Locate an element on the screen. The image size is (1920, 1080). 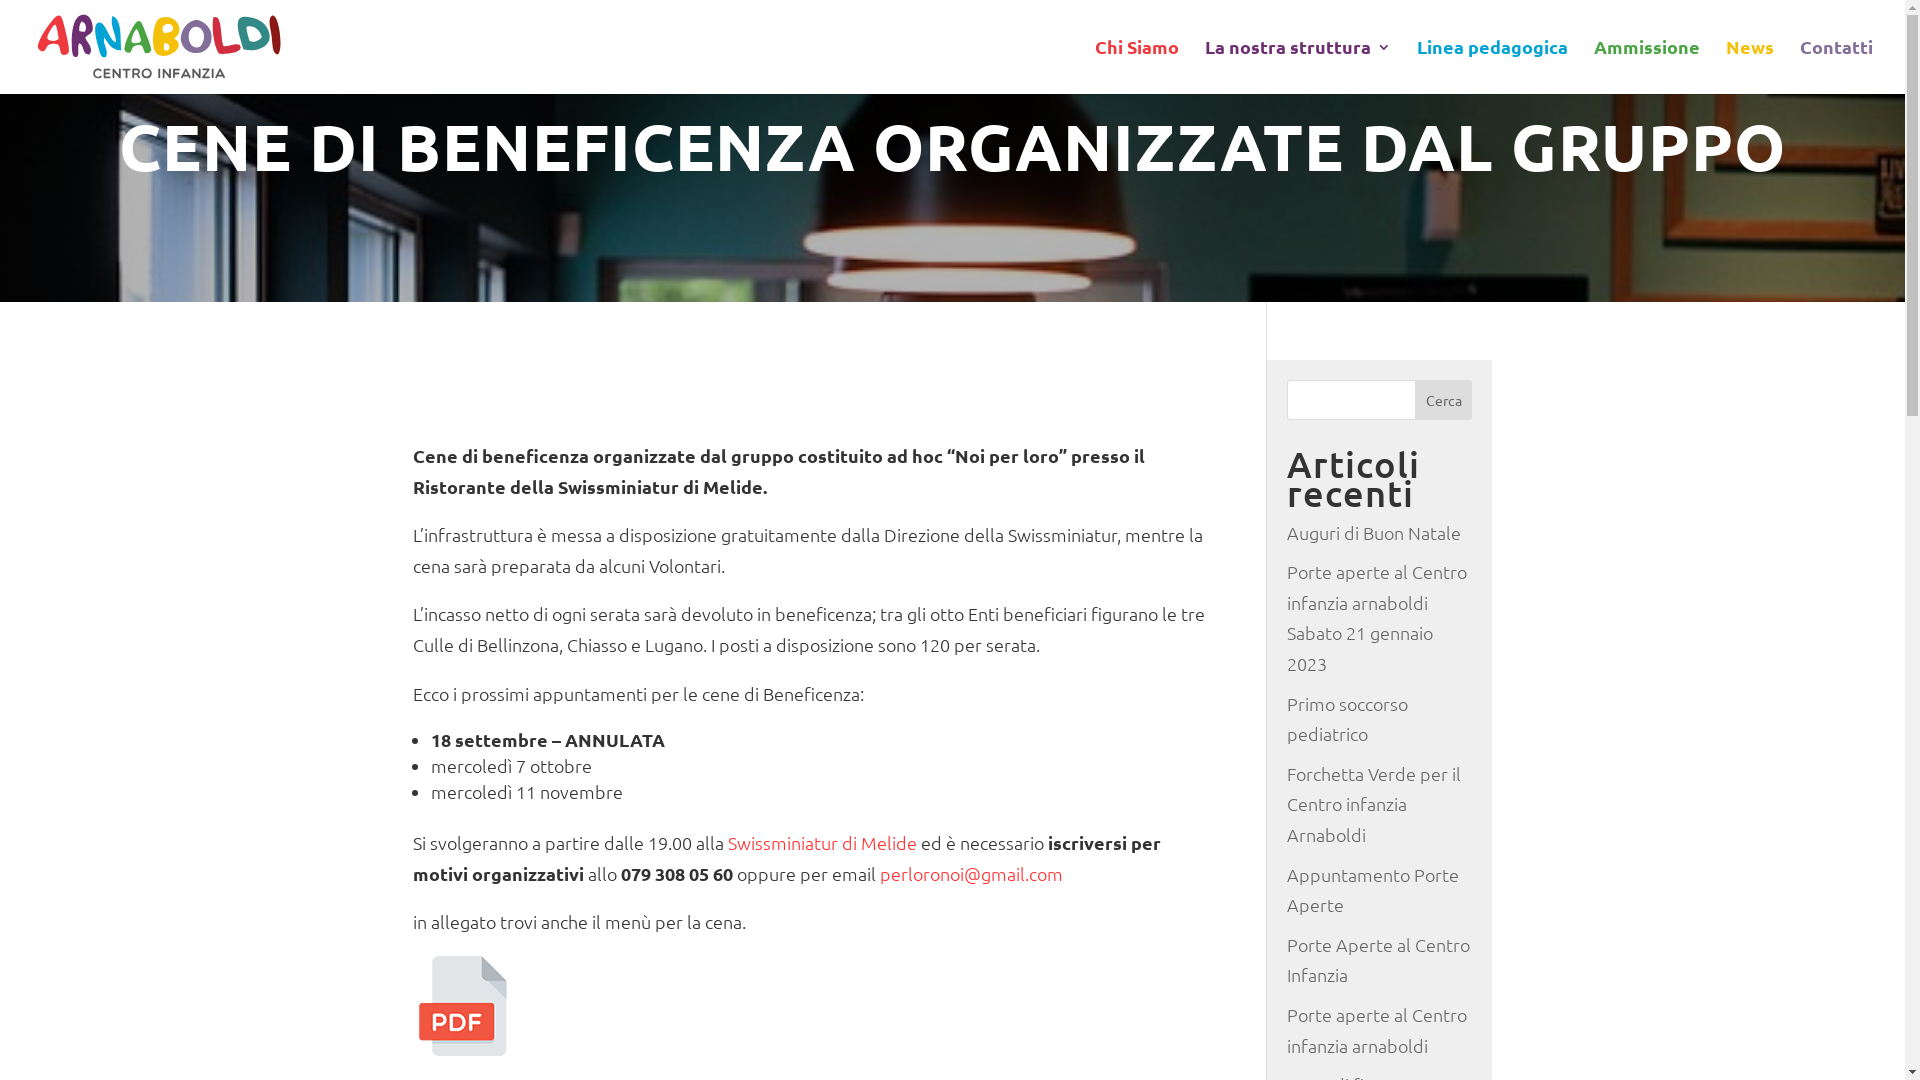
'Primo soccorso pediatrico' is located at coordinates (1347, 717).